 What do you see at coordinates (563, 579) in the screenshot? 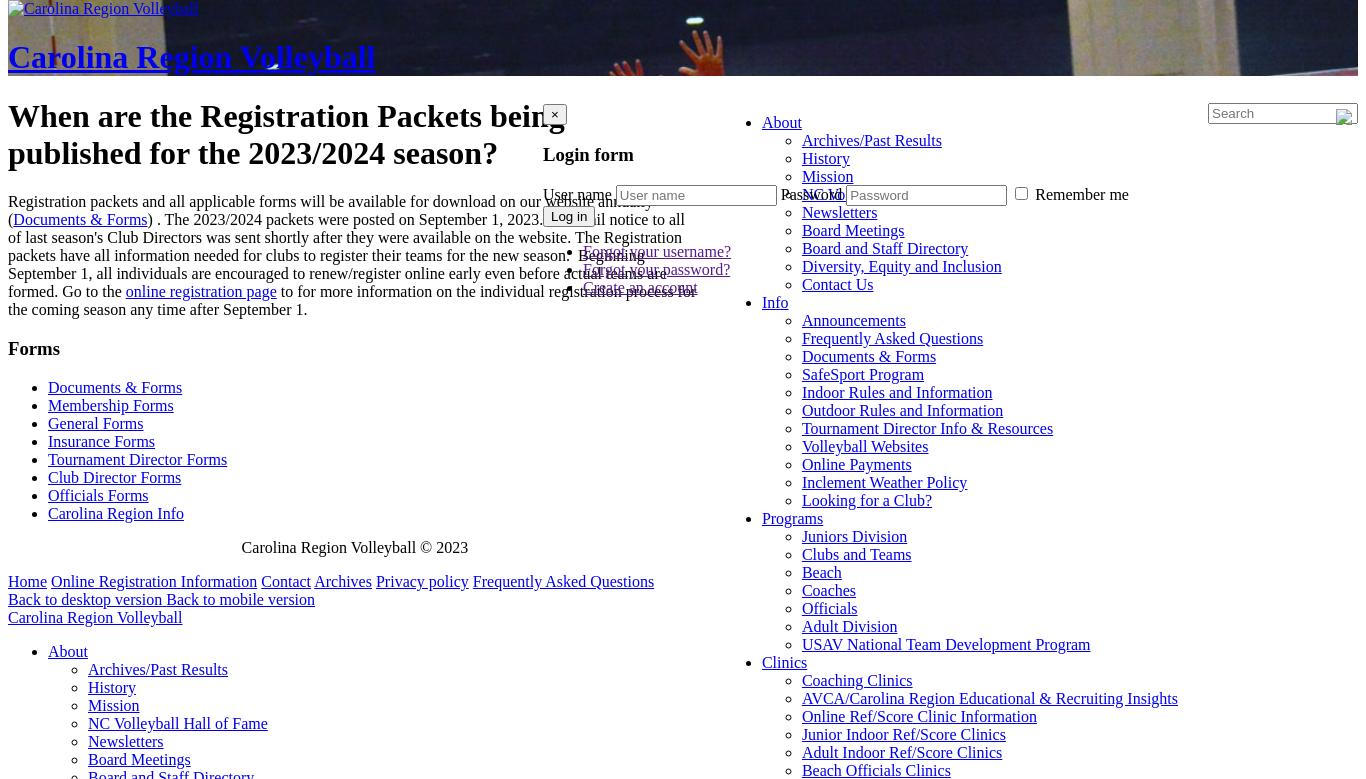
I see `'Frequently Asked Questions'` at bounding box center [563, 579].